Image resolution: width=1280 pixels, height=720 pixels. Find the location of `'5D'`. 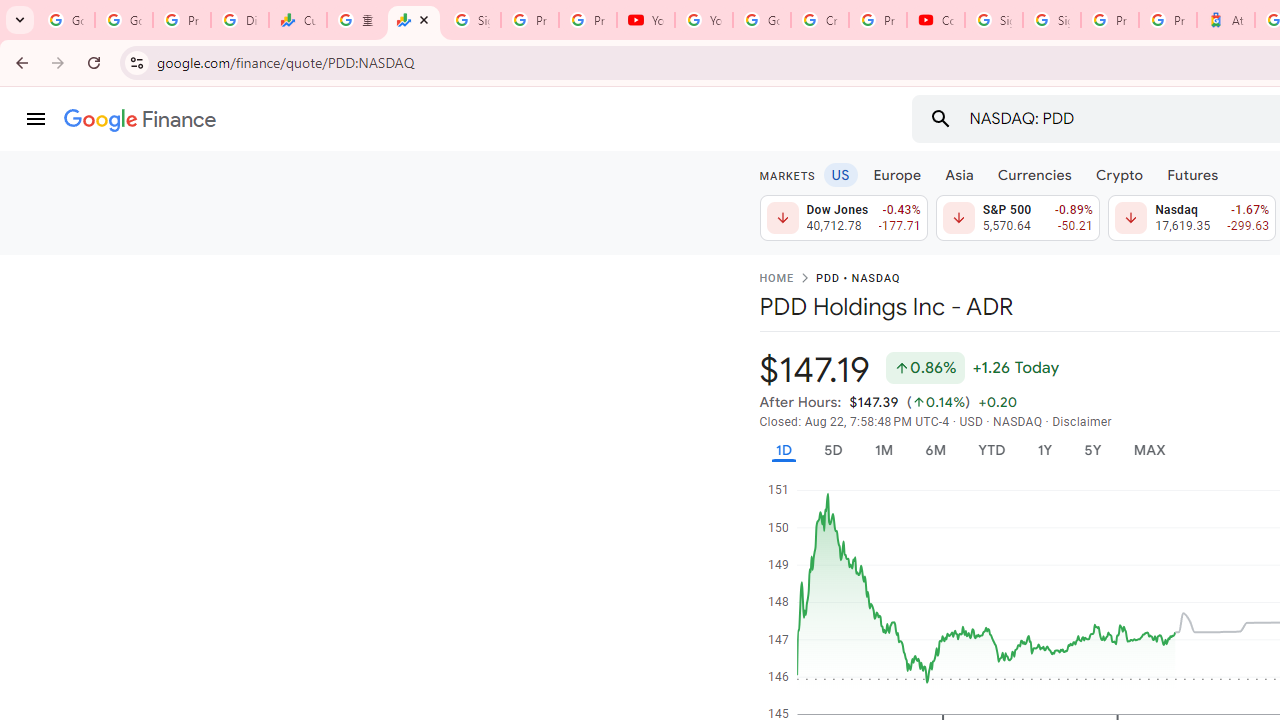

'5D' is located at coordinates (832, 450).